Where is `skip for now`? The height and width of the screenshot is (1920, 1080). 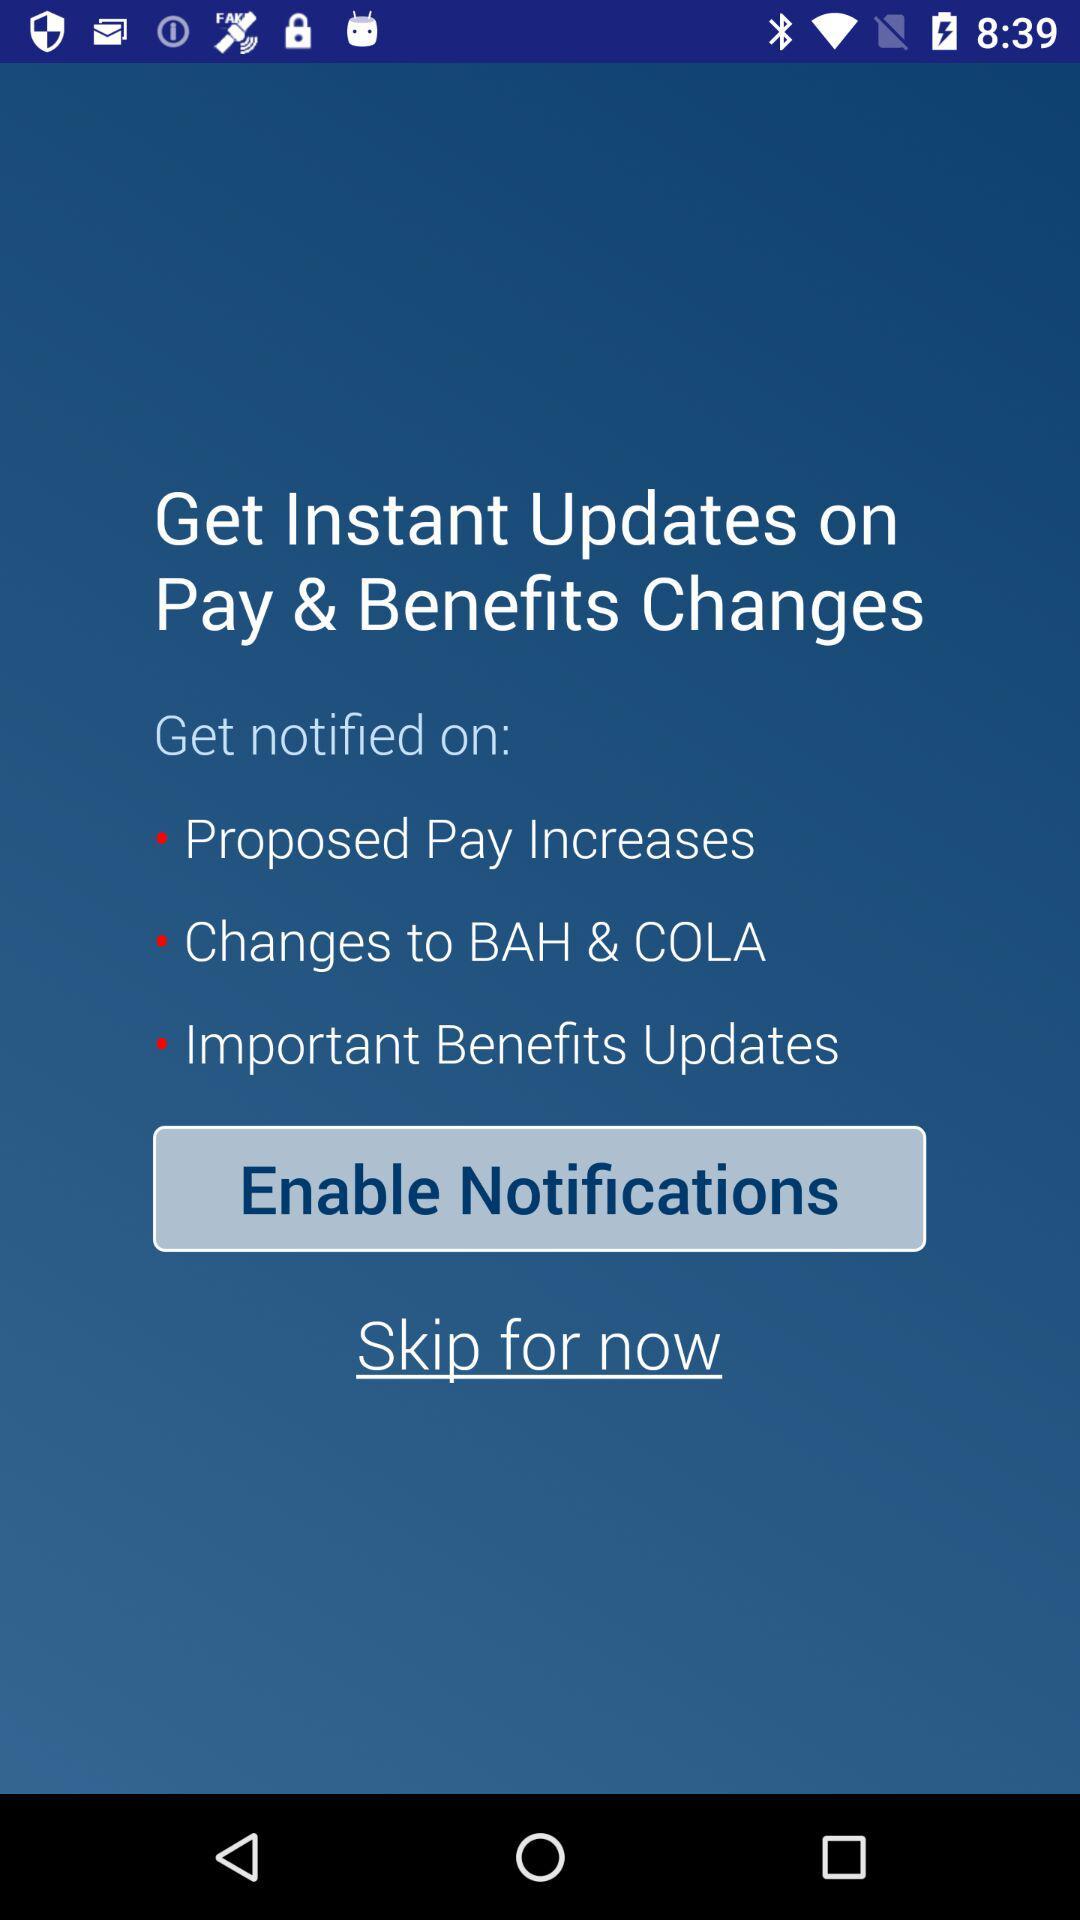 skip for now is located at coordinates (538, 1343).